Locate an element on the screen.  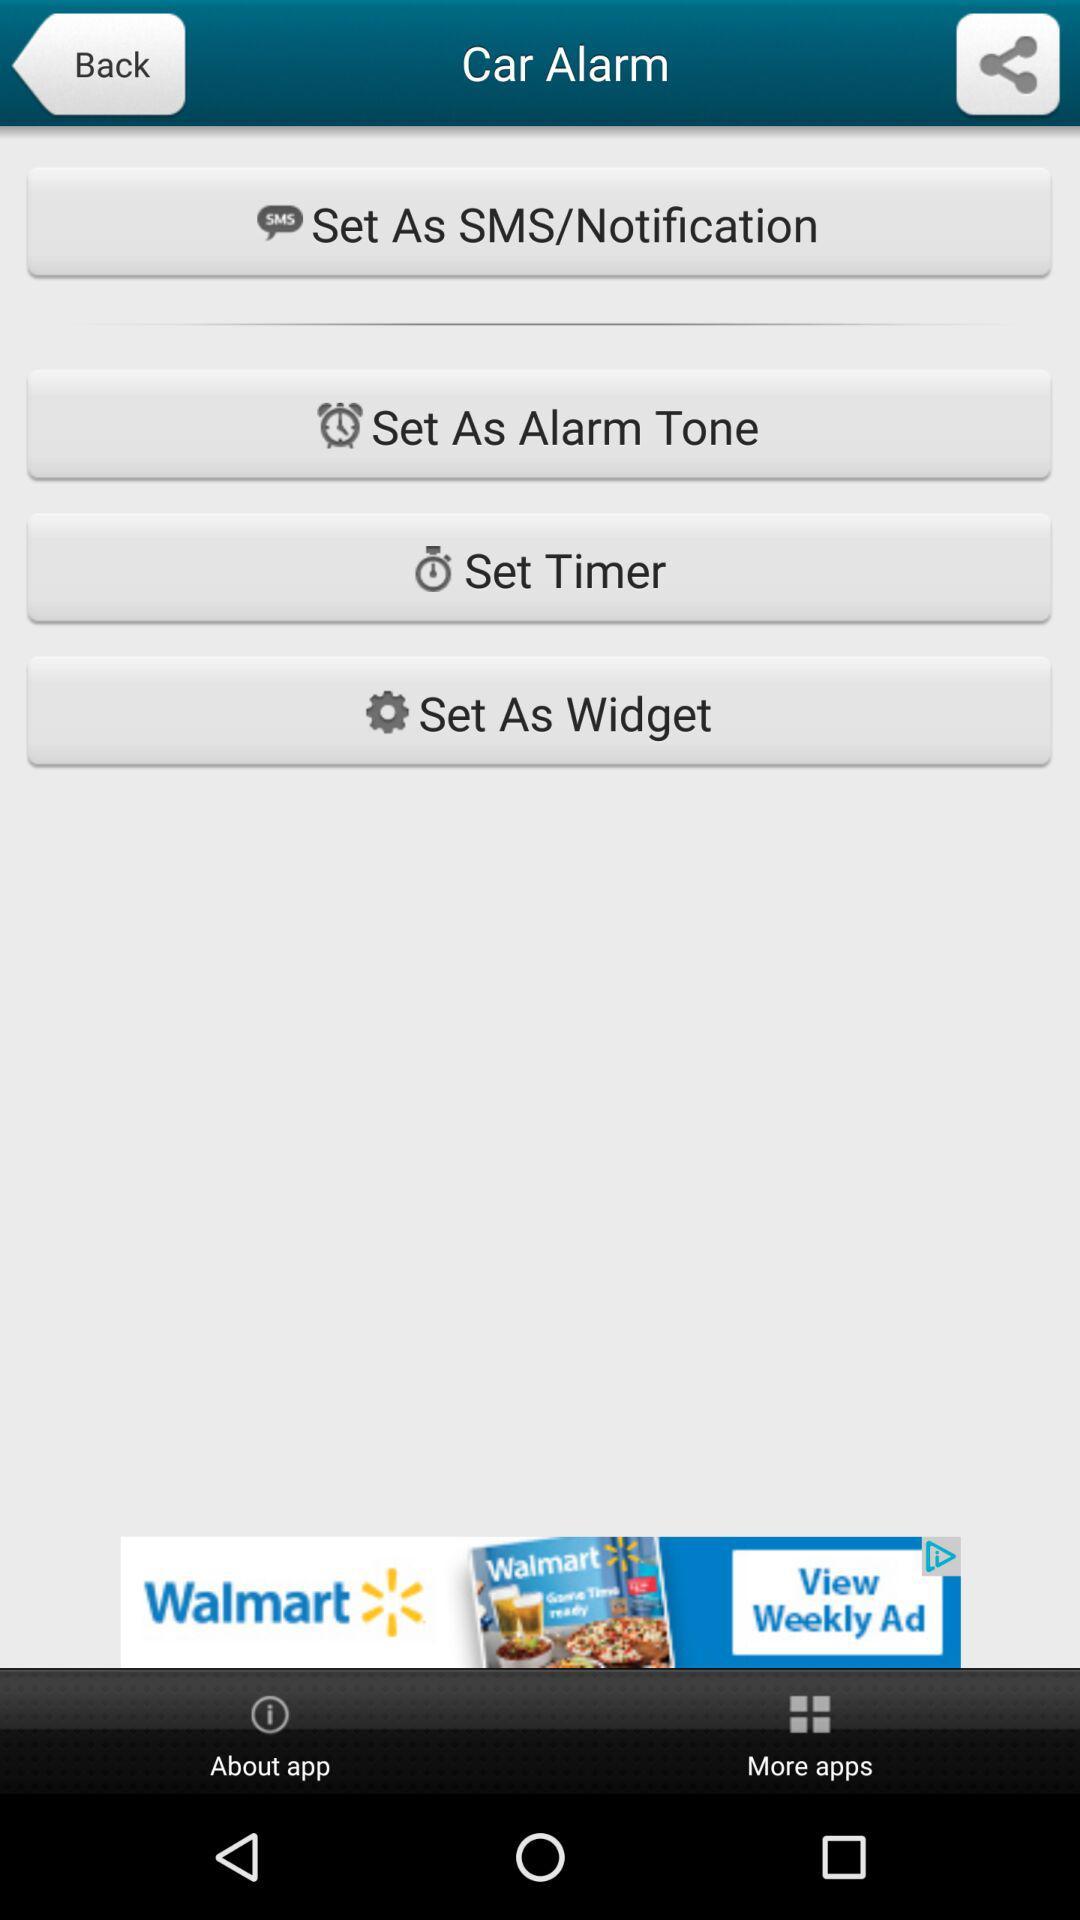
share app data is located at coordinates (1007, 66).